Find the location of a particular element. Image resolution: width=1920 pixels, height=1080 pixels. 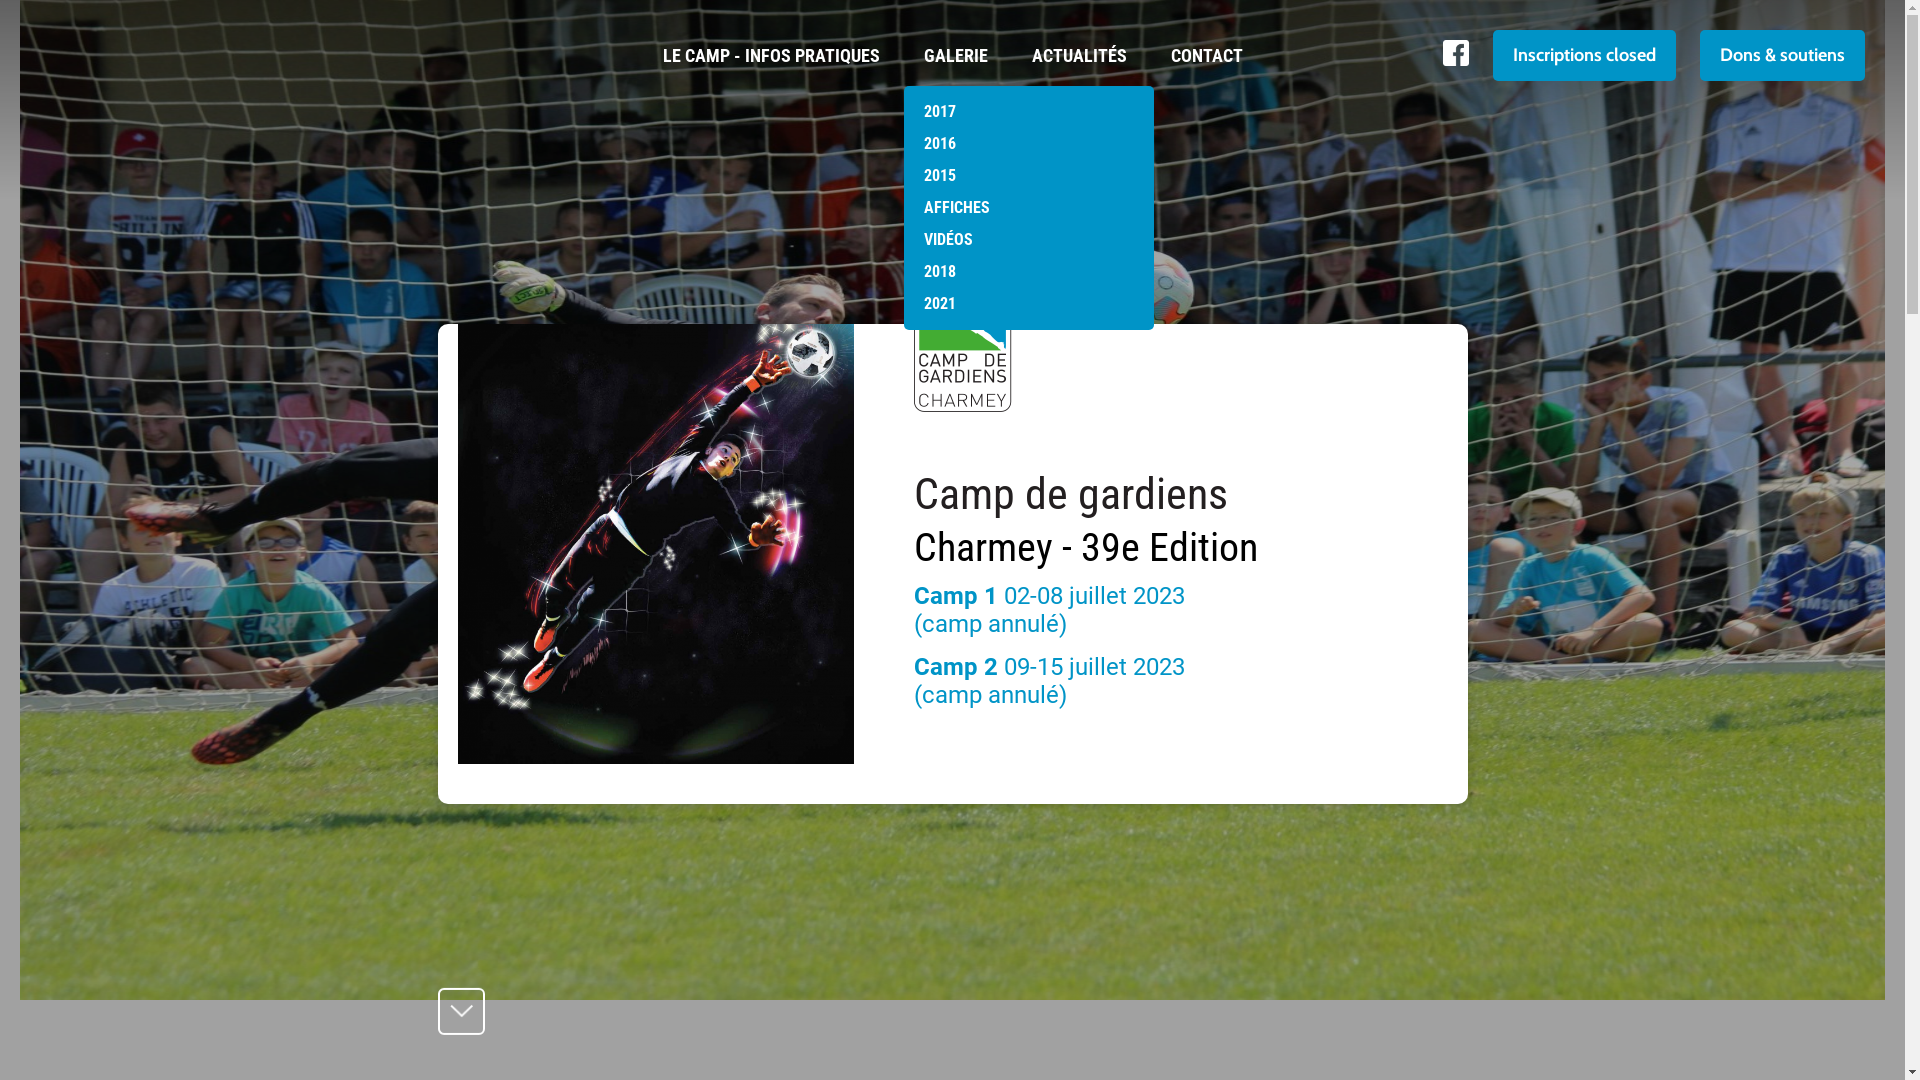

'2016' is located at coordinates (1028, 142).